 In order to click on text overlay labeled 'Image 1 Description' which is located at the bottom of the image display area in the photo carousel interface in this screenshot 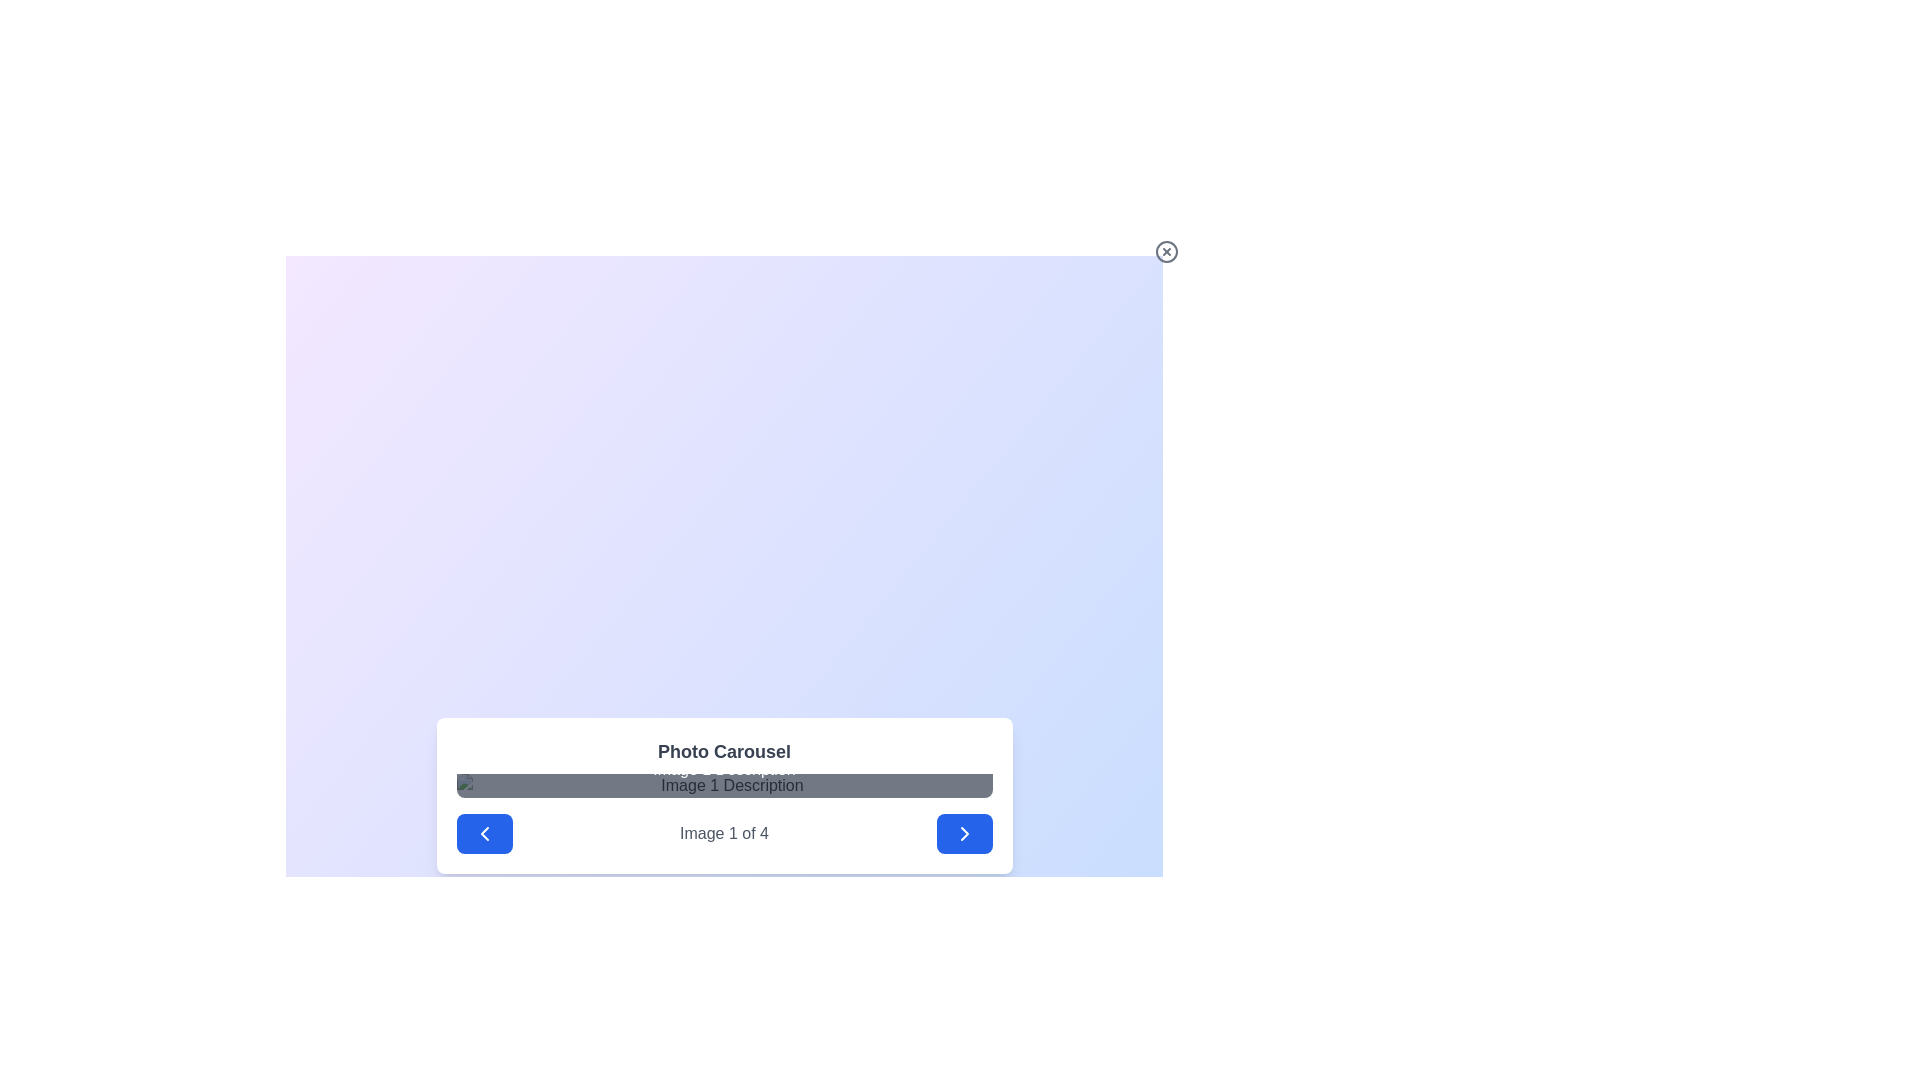, I will do `click(723, 769)`.